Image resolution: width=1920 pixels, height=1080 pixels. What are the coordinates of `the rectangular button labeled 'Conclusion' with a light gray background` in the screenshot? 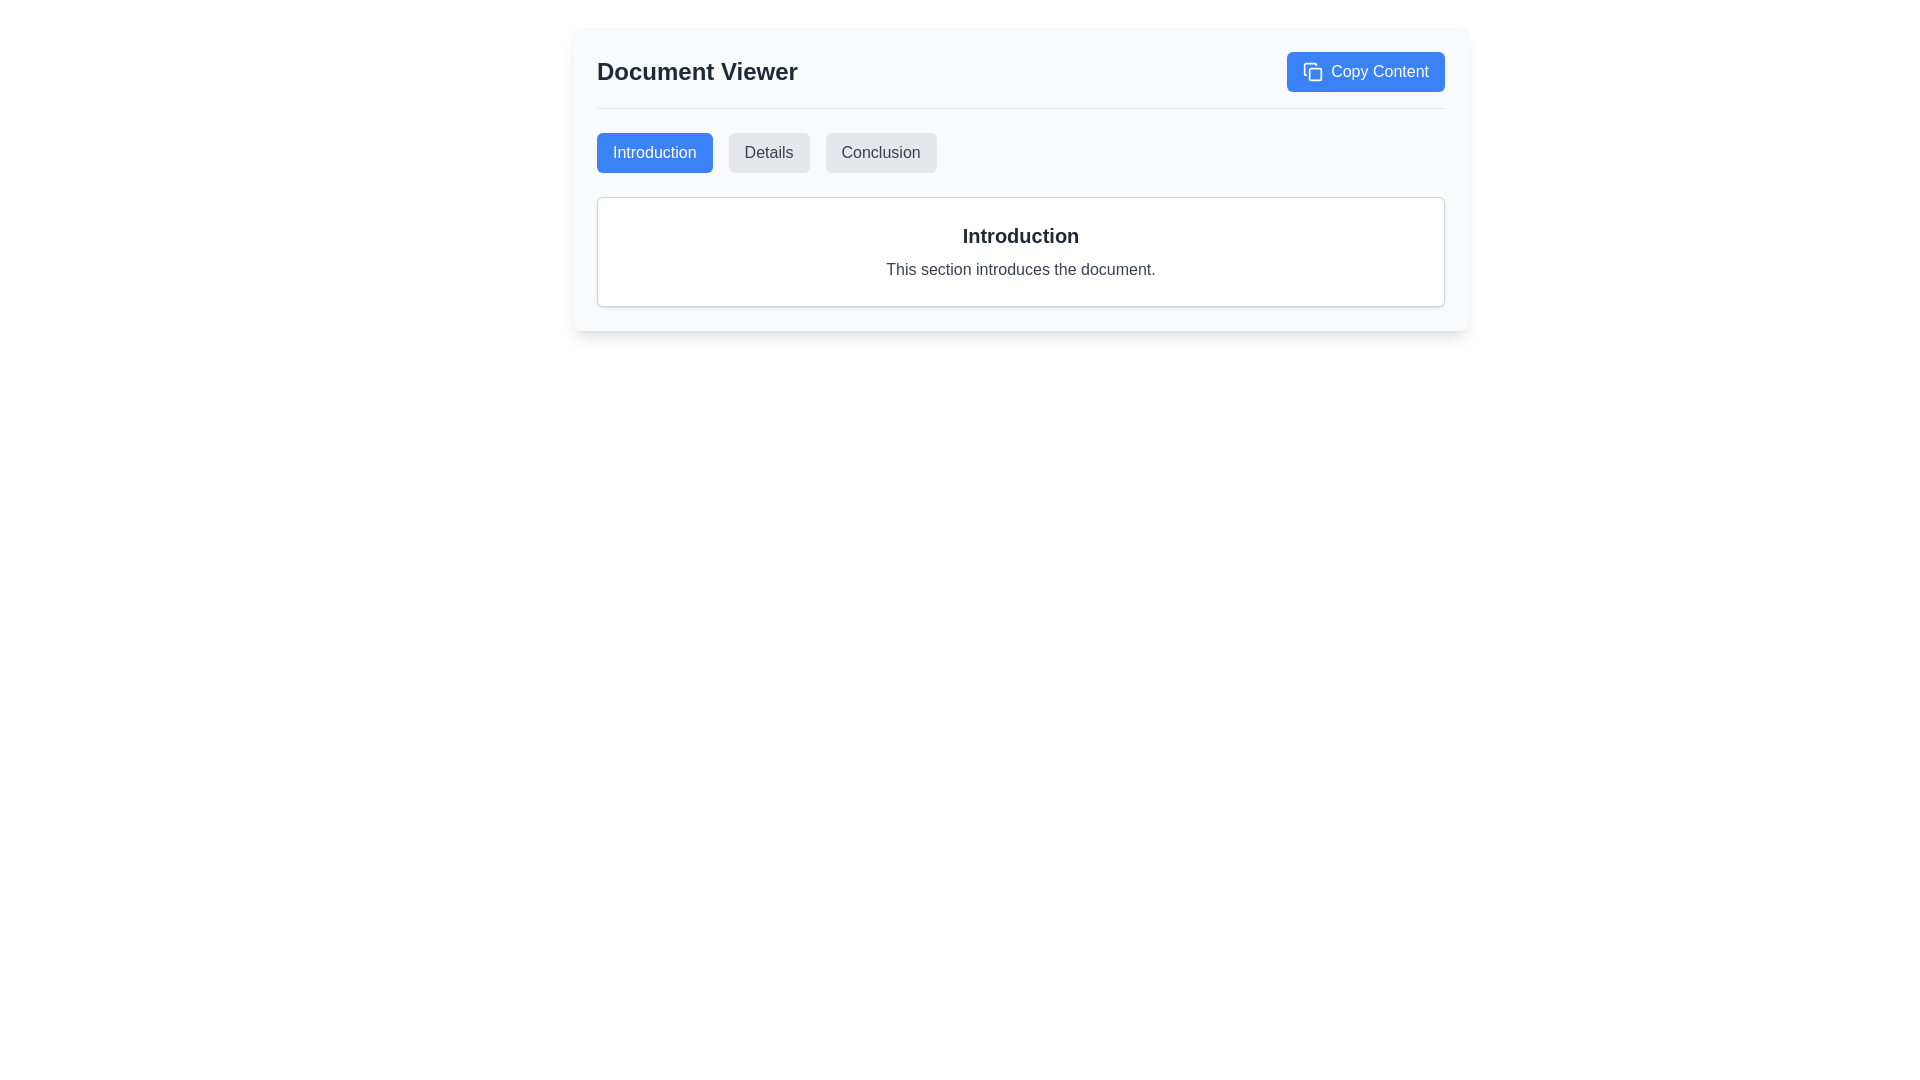 It's located at (880, 152).